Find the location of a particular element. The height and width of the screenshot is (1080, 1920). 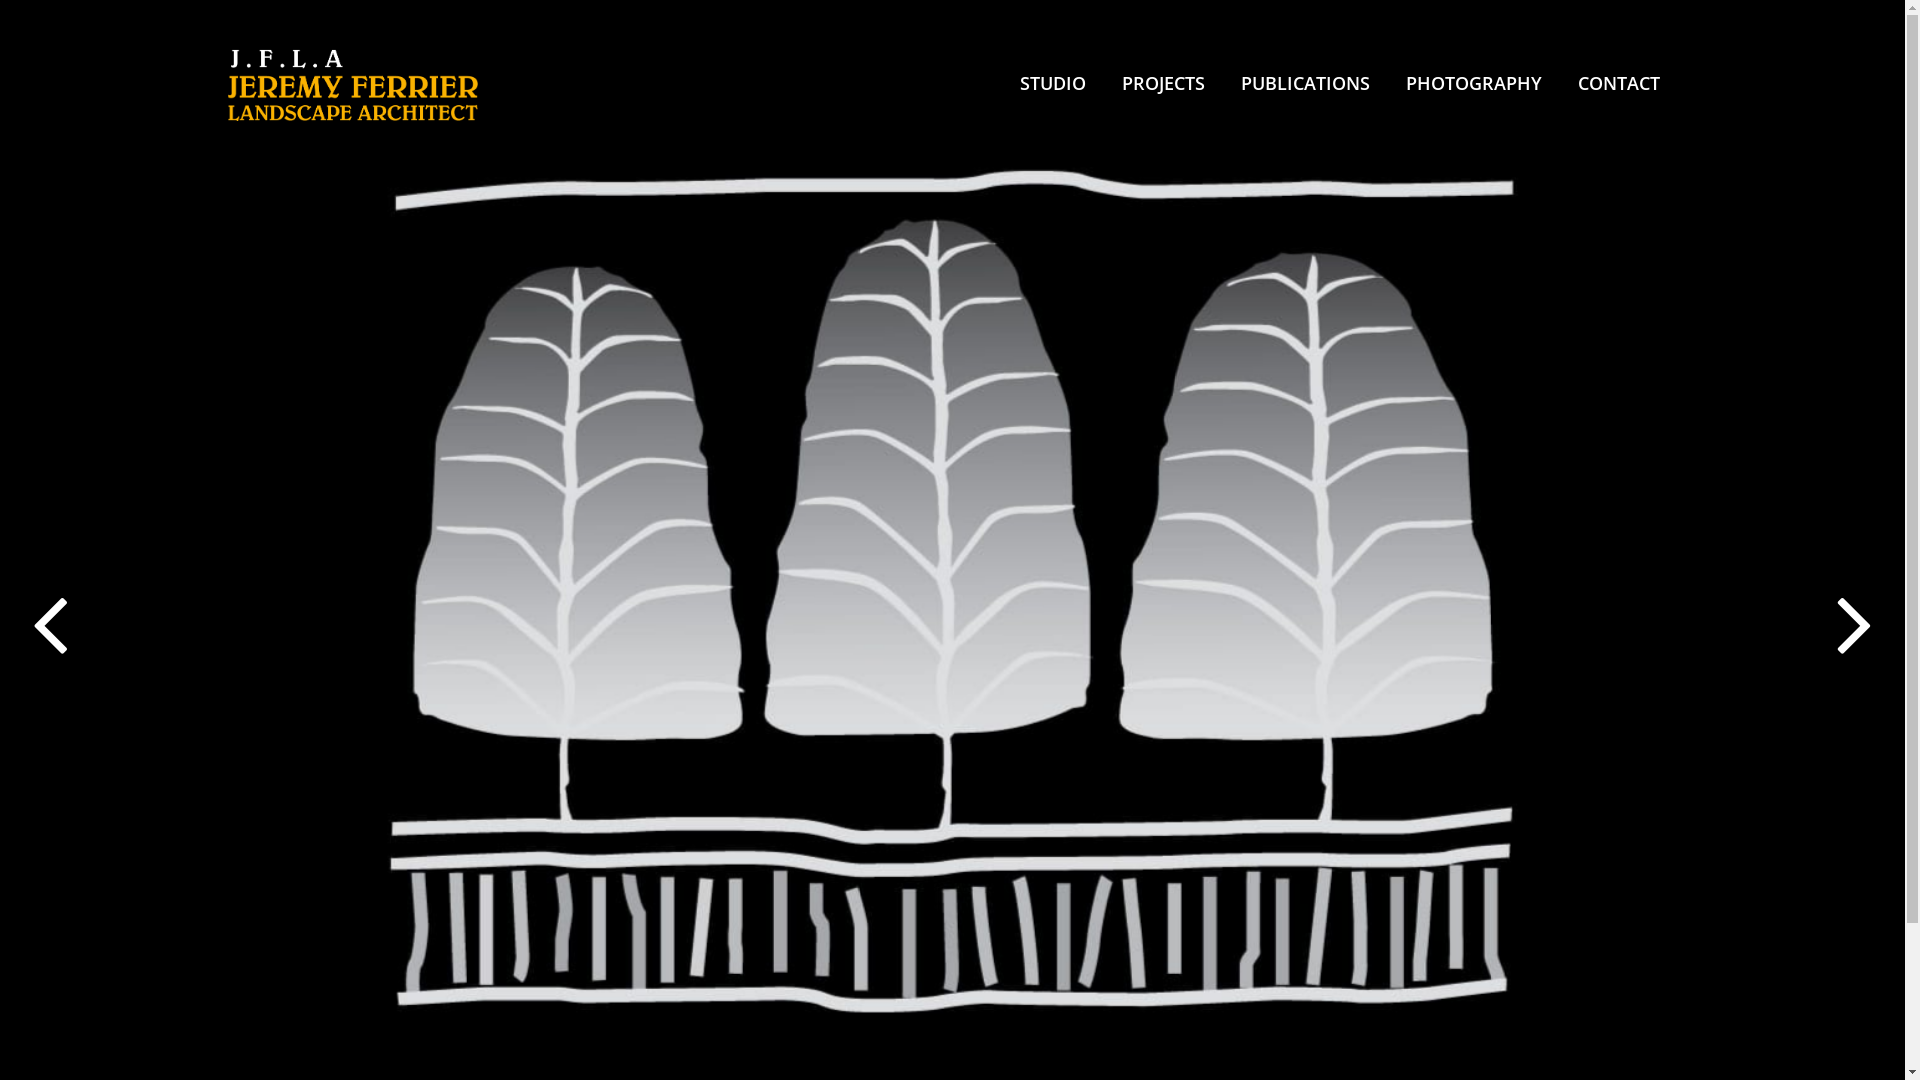

'STUDIO' is located at coordinates (1051, 82).